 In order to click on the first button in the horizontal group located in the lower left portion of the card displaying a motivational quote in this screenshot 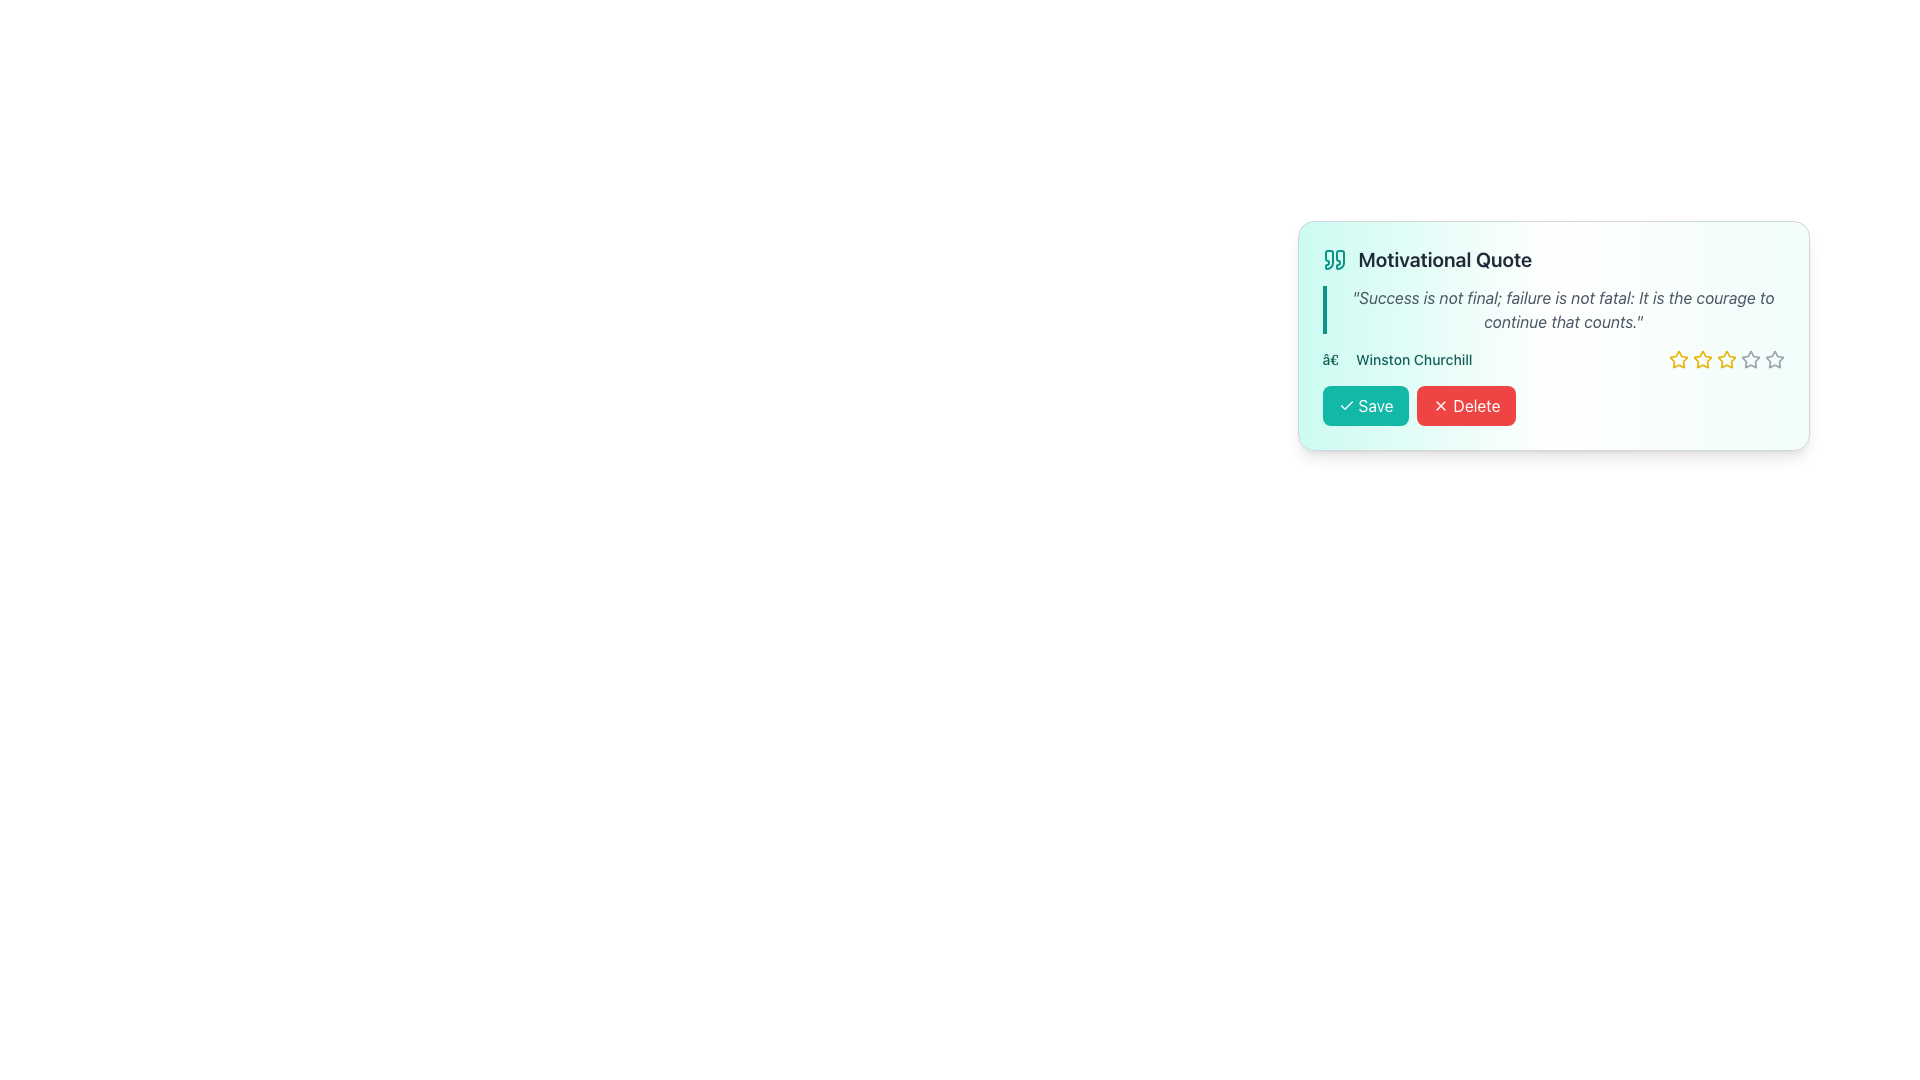, I will do `click(1363, 405)`.